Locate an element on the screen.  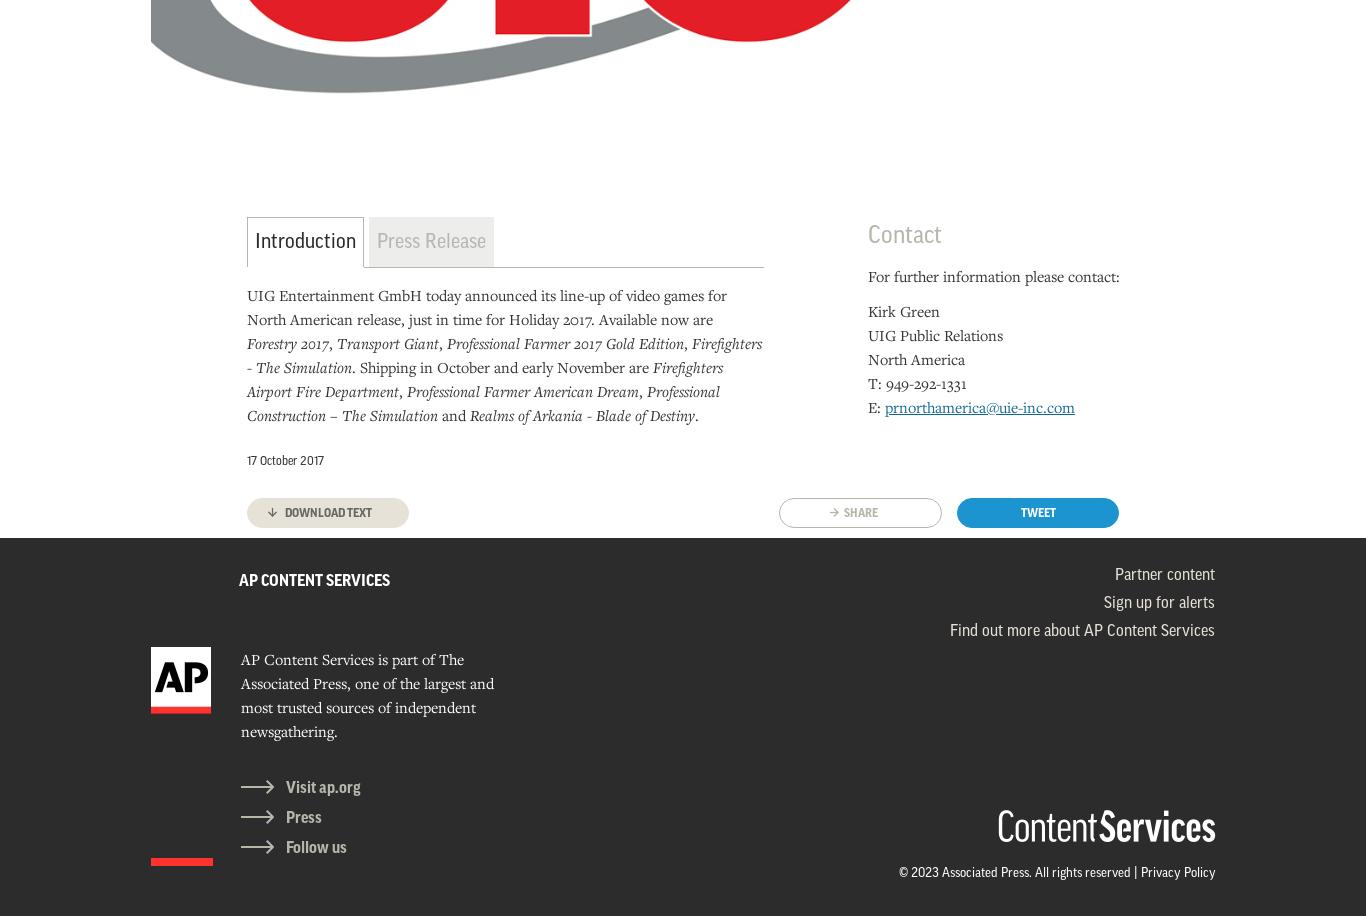
'Forestry 2017' is located at coordinates (286, 341).